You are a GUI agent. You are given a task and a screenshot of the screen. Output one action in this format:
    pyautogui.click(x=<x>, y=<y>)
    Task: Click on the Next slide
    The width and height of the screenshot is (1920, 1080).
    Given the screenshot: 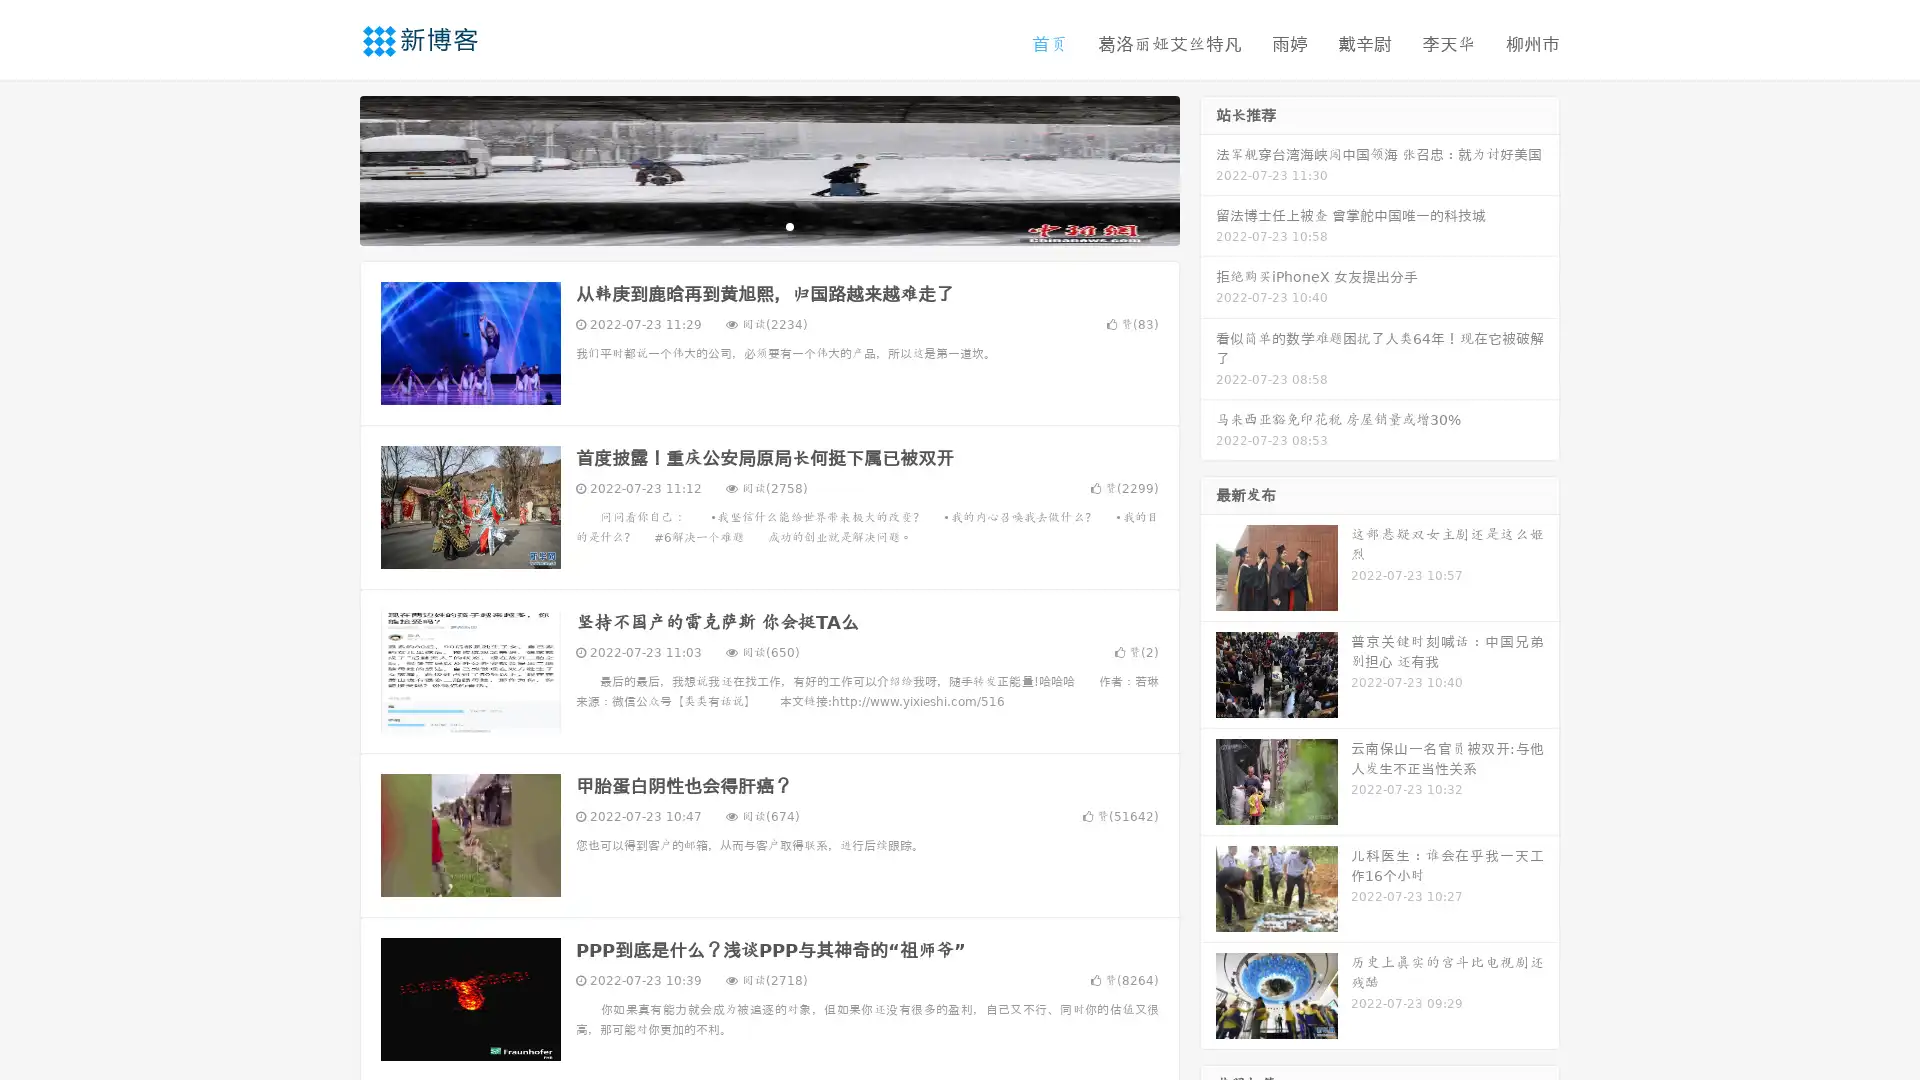 What is the action you would take?
    pyautogui.click(x=1208, y=168)
    